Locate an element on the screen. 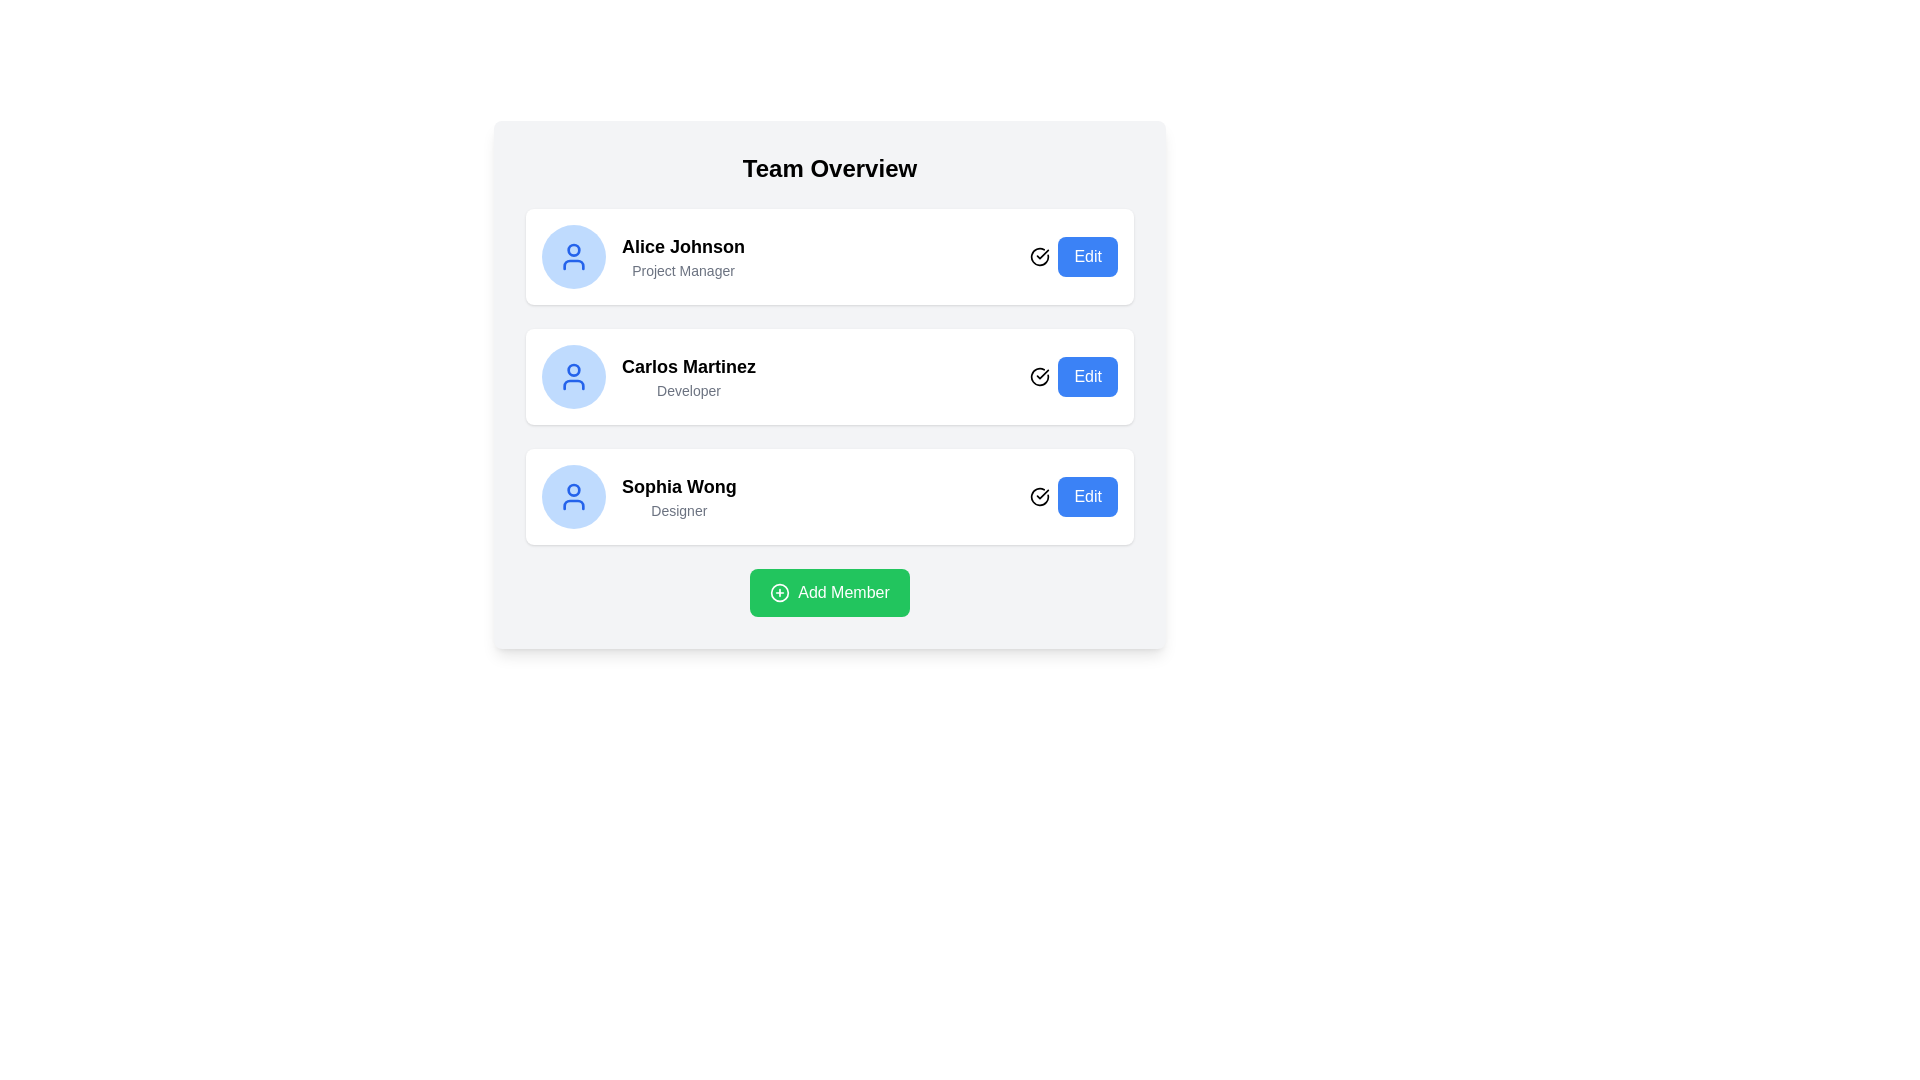 The image size is (1920, 1080). the circular element representing the user profile icon, specifically located within the third profile section from the top is located at coordinates (573, 489).